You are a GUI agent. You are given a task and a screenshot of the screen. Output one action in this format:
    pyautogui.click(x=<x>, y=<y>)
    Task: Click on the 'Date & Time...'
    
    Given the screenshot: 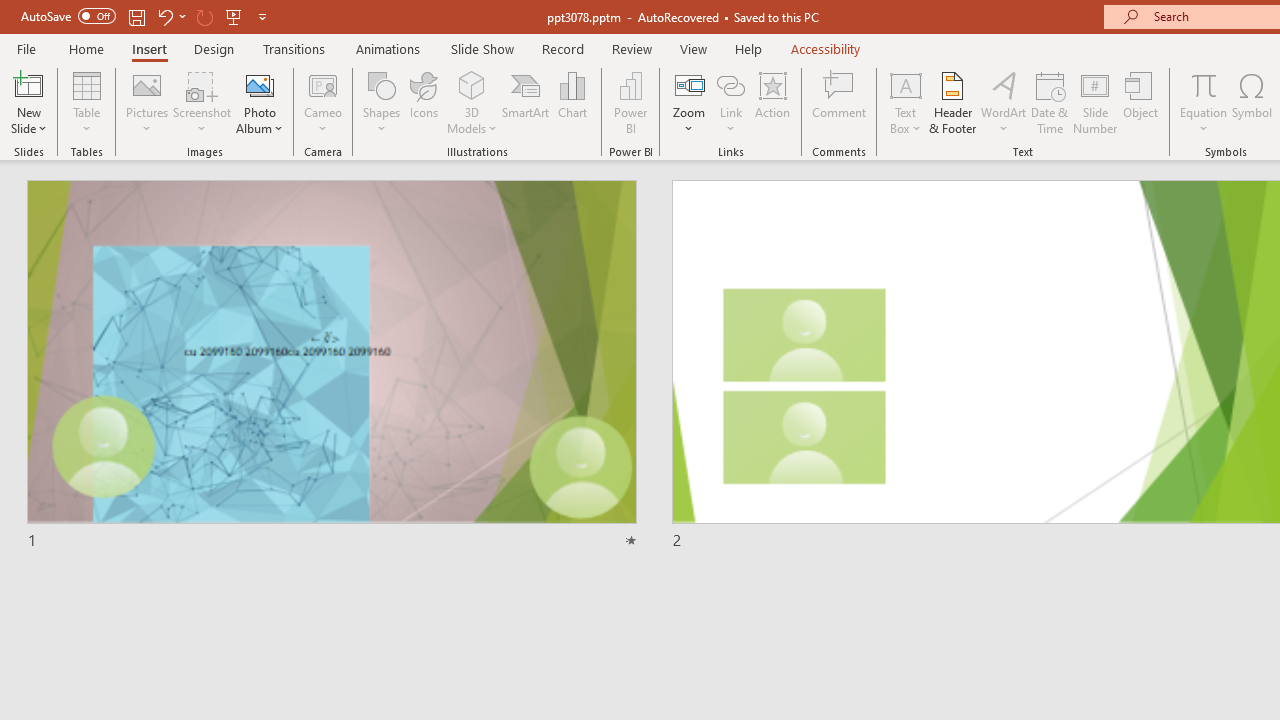 What is the action you would take?
    pyautogui.click(x=1049, y=103)
    